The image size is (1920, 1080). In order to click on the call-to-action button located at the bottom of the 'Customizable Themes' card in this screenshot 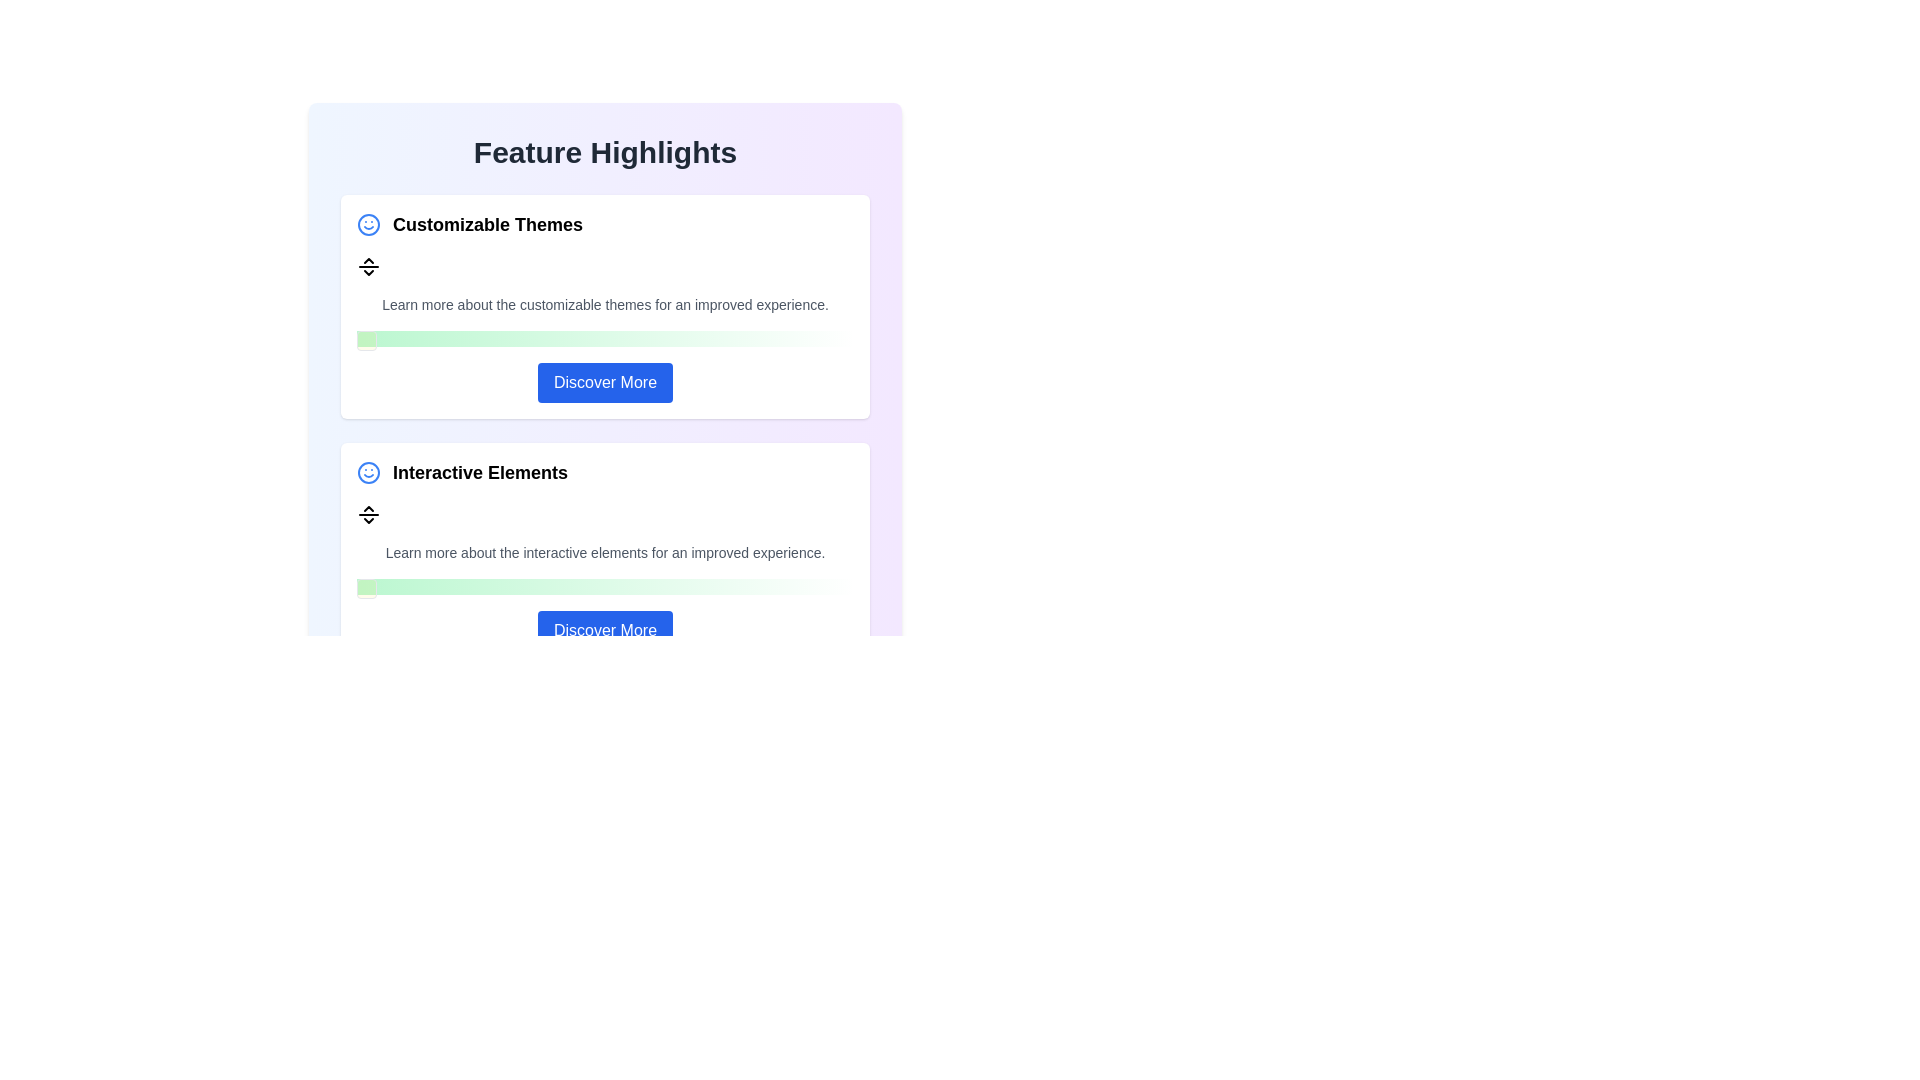, I will do `click(603, 382)`.